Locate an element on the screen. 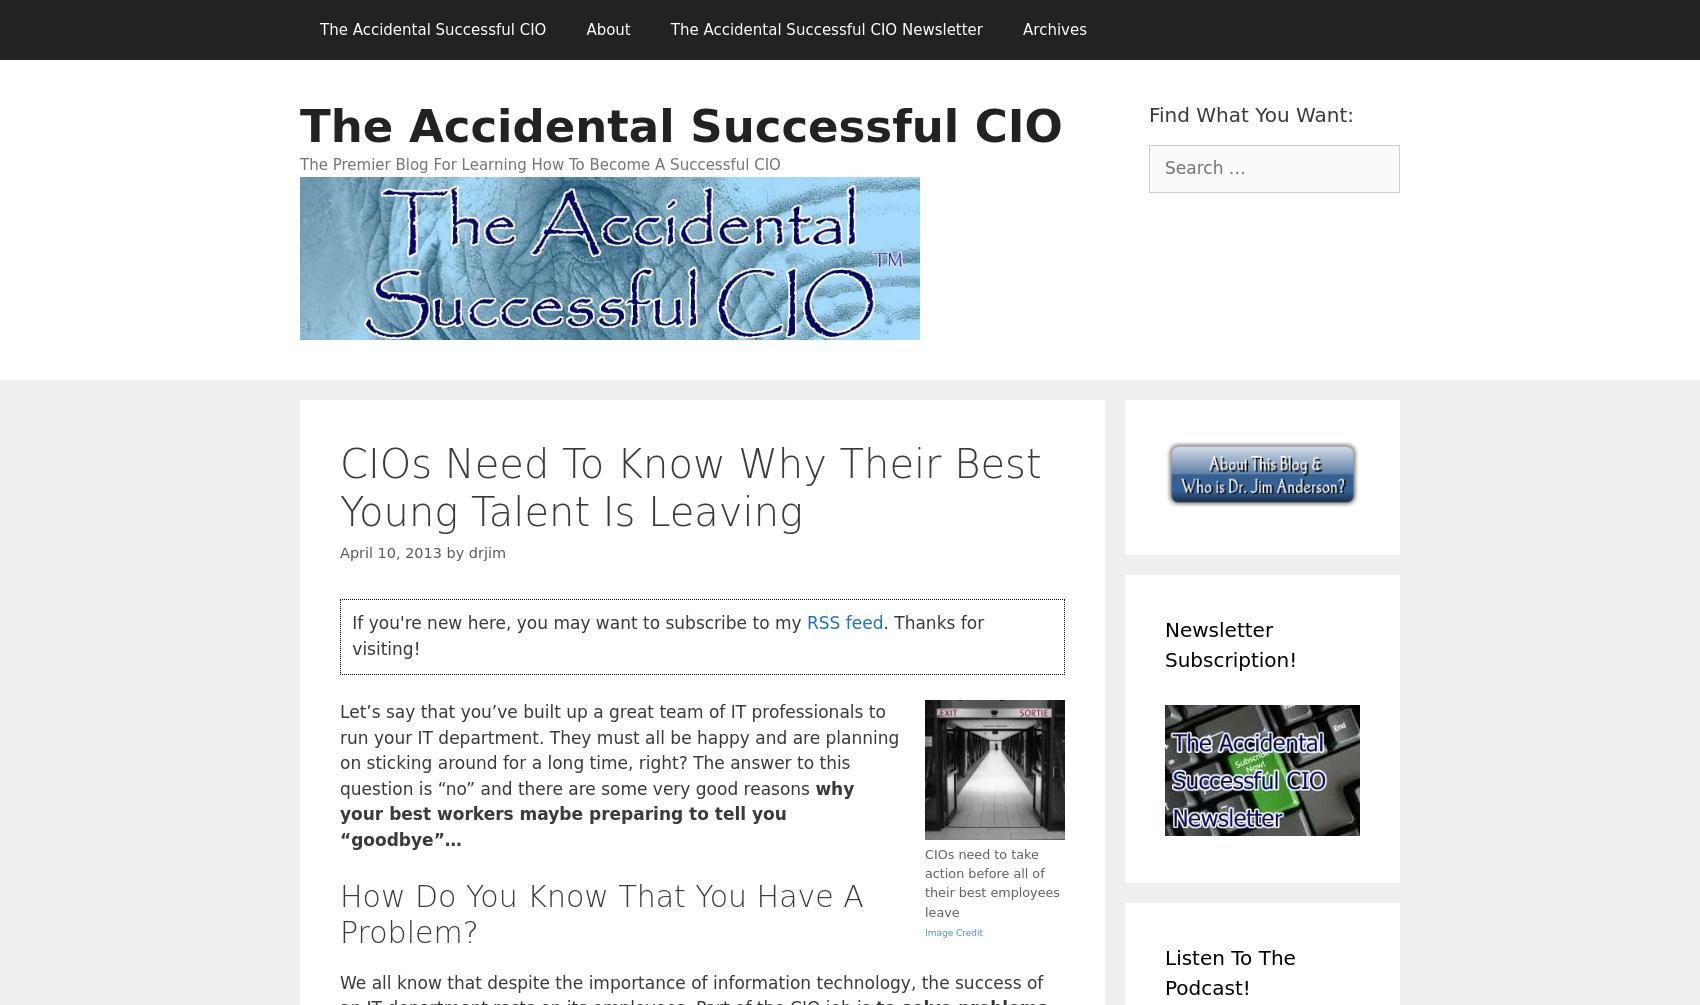 Image resolution: width=1700 pixels, height=1005 pixels. 'why your best workers maybe preparing to tell you “goodbye”…' is located at coordinates (596, 813).